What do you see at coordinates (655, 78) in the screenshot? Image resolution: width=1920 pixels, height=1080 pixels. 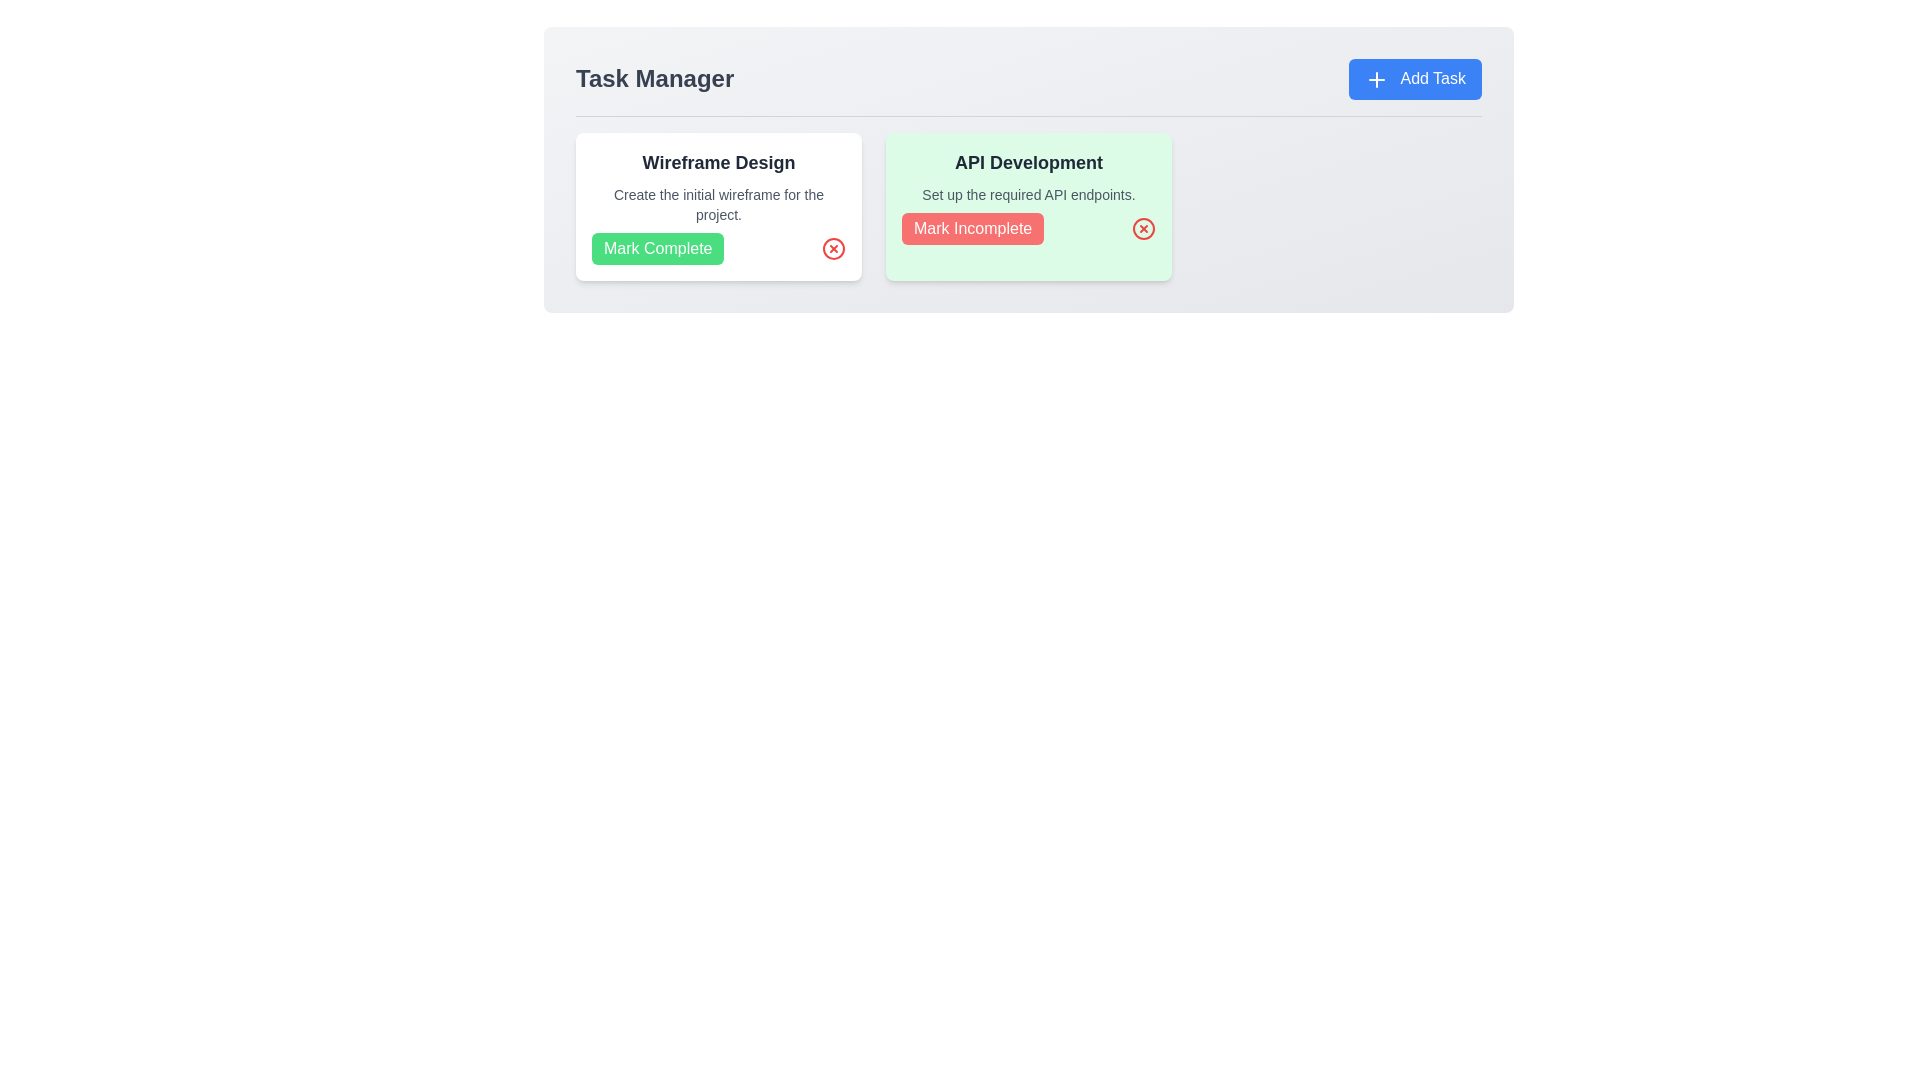 I see `the 'Task Manager' text label, which is a large, bold, dark gray text on a light gray background, positioned in the header section of the interface` at bounding box center [655, 78].